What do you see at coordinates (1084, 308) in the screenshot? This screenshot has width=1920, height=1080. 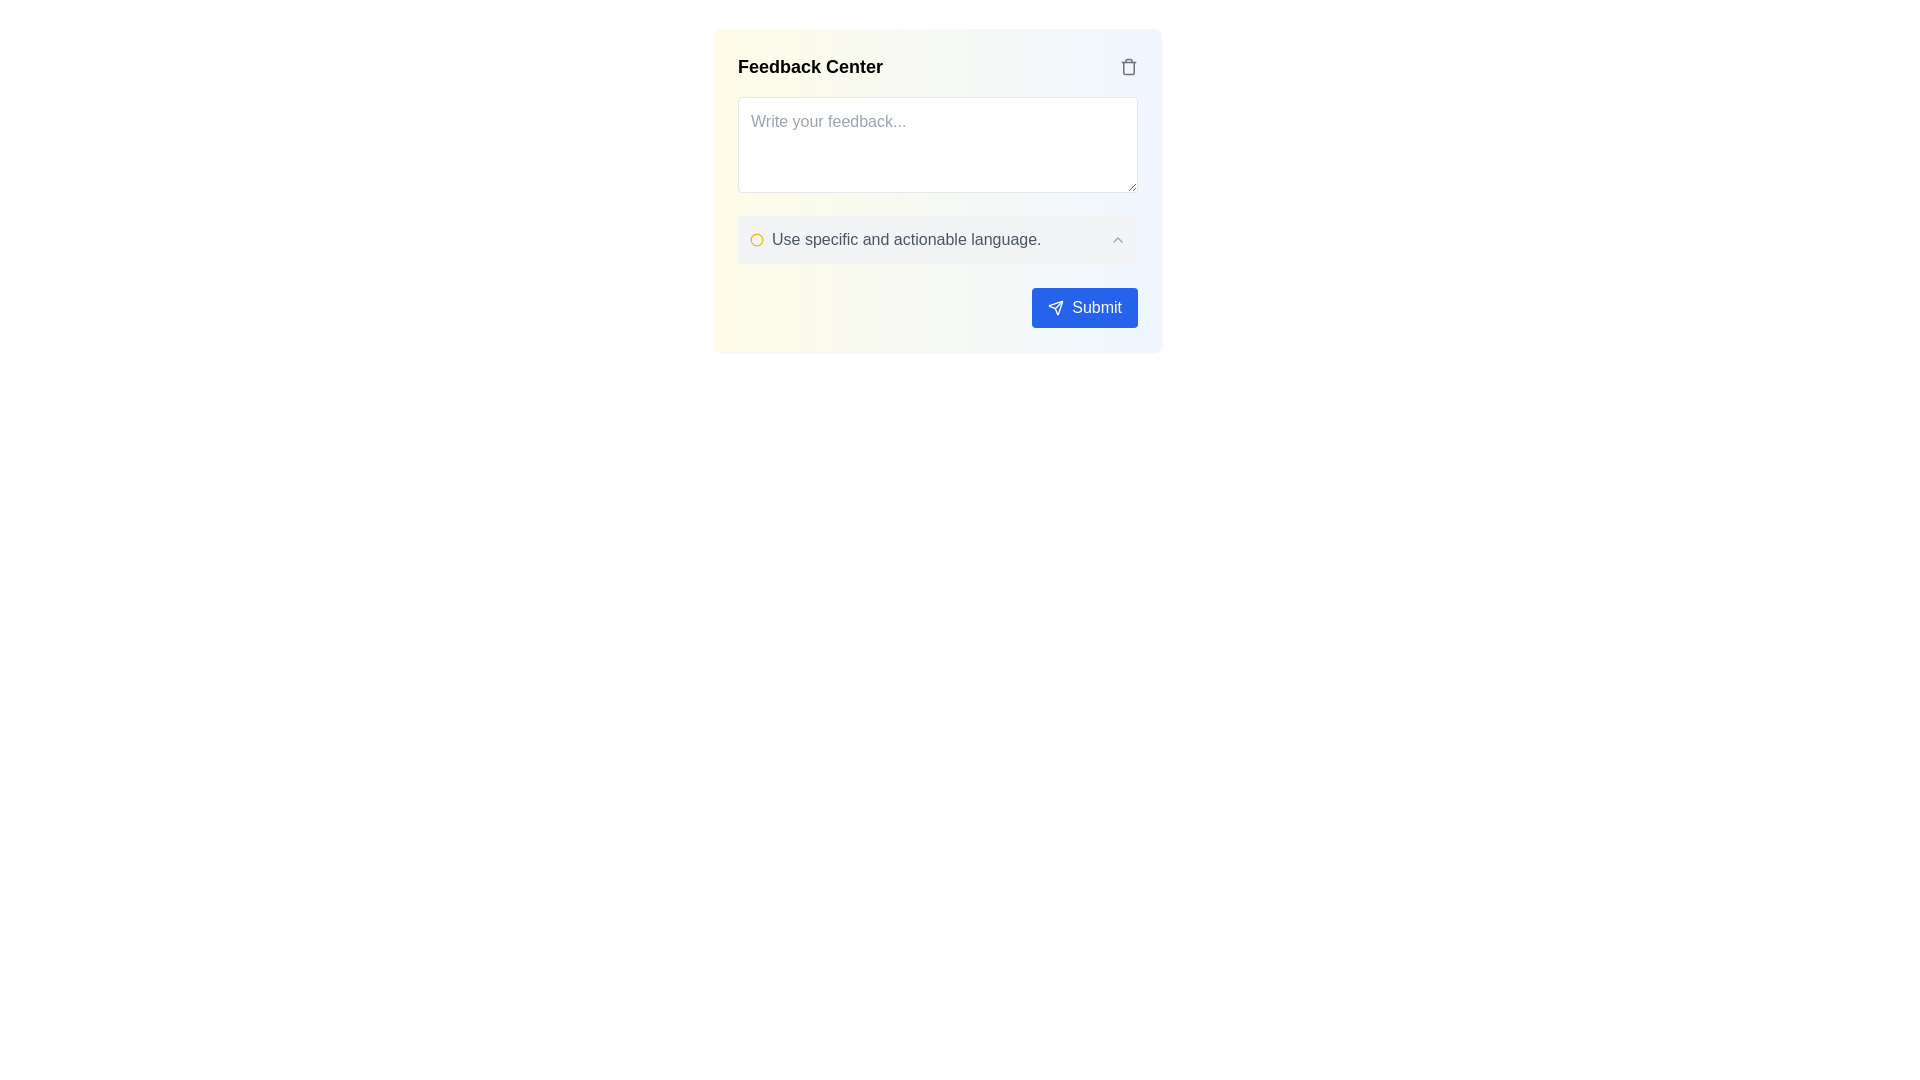 I see `the blue 'Submit' button with rounded corners and a paper plane icon` at bounding box center [1084, 308].